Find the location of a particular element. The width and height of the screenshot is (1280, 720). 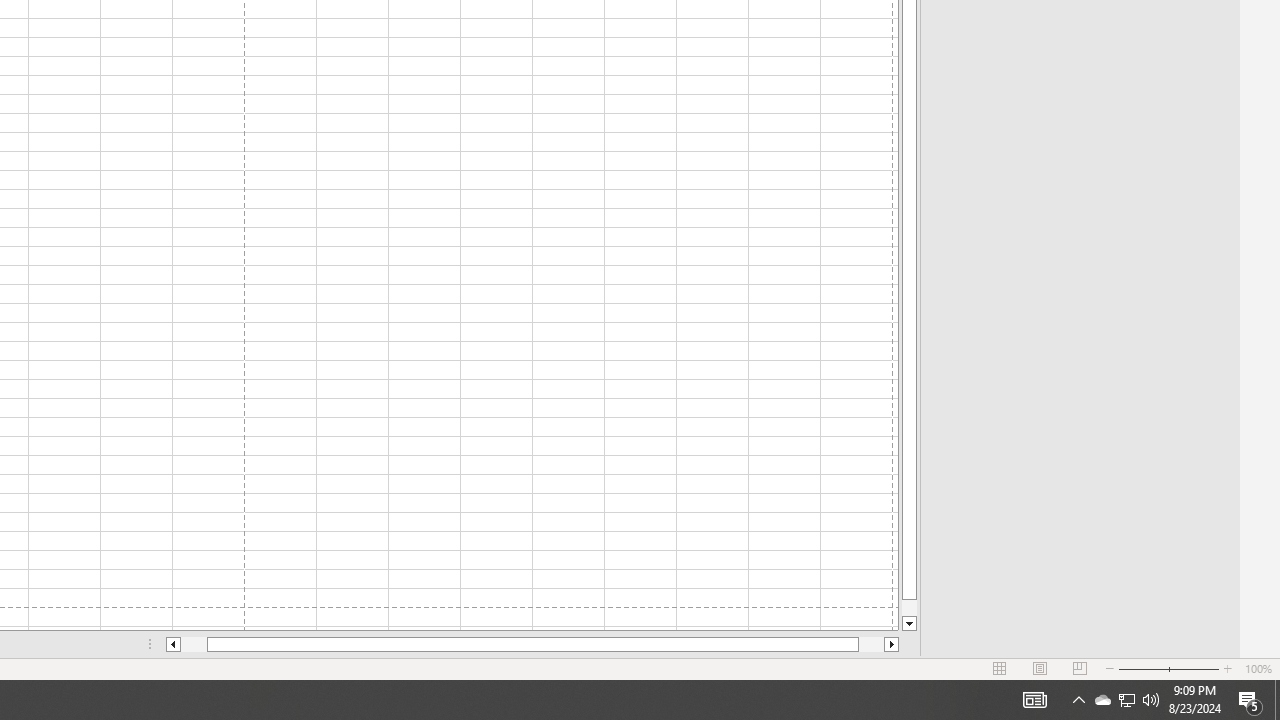

'Zoom' is located at coordinates (1168, 669).